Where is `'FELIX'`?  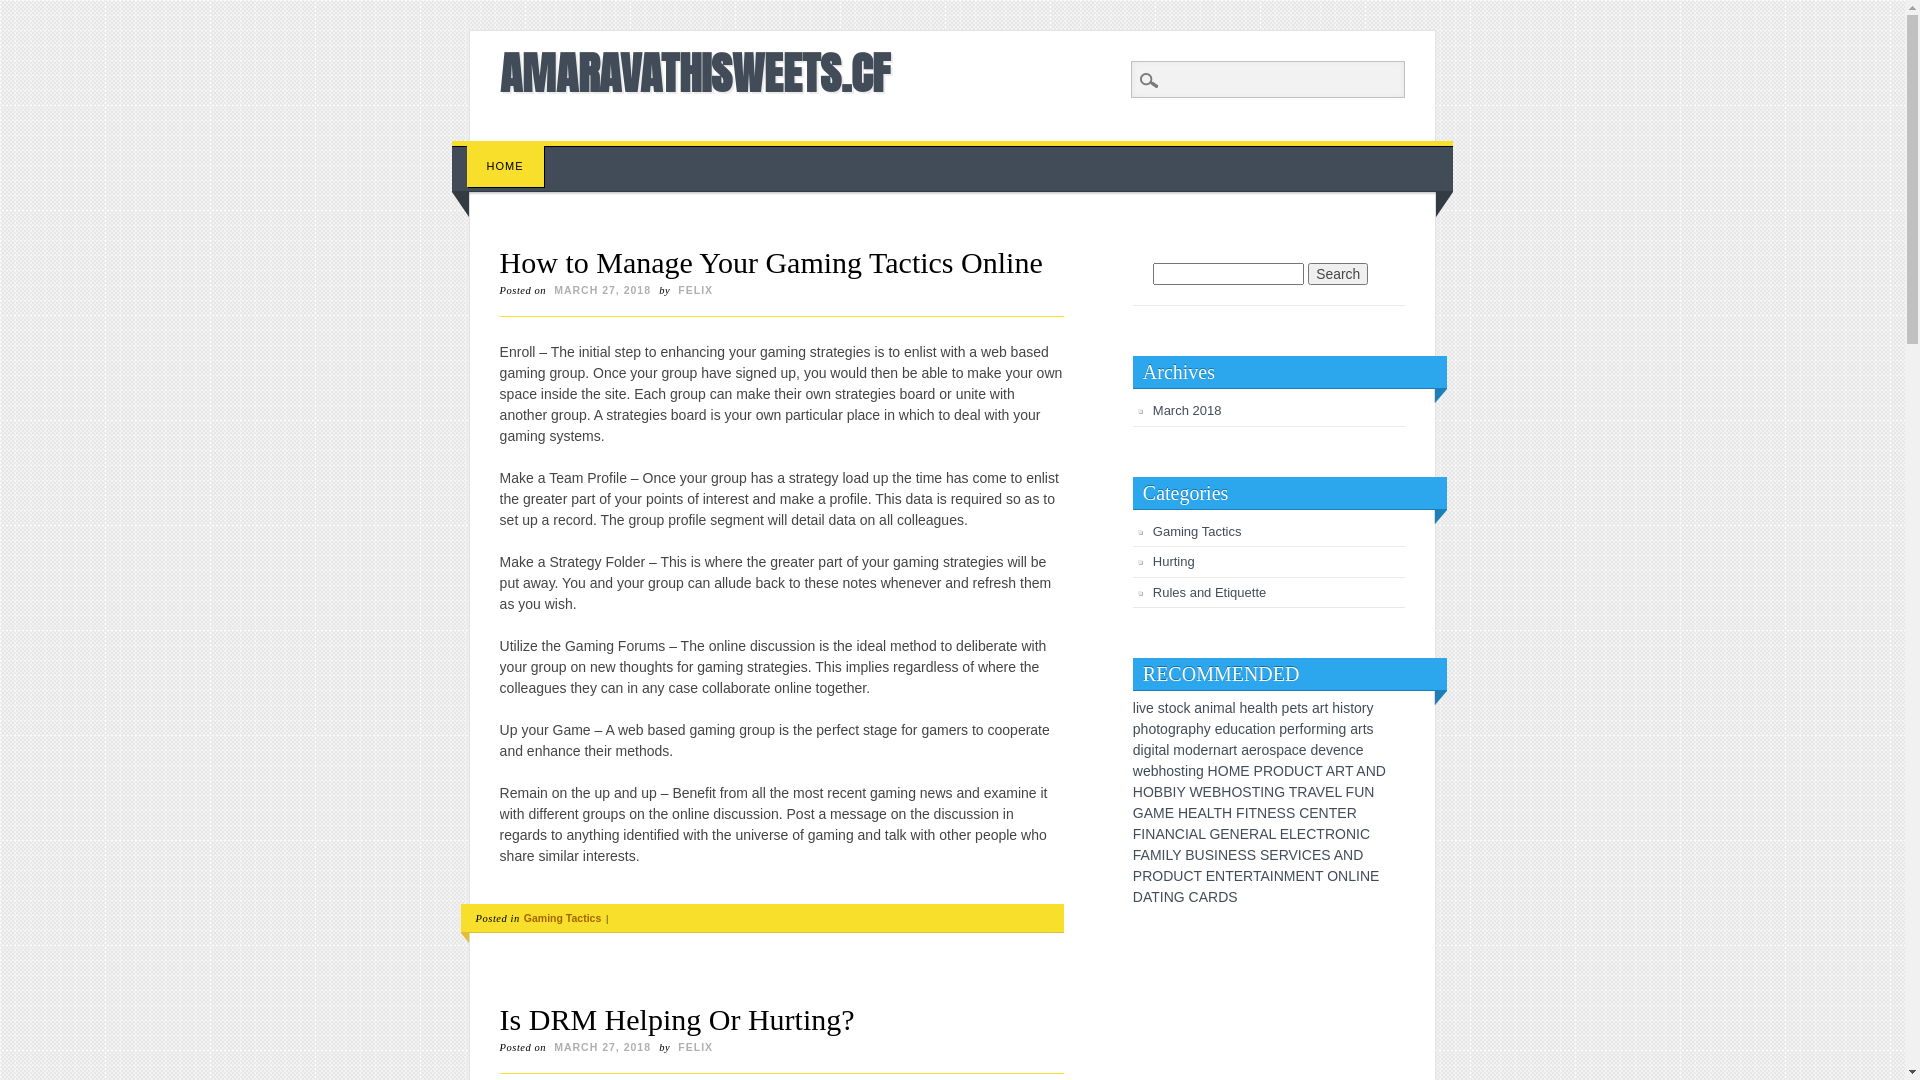 'FELIX' is located at coordinates (695, 289).